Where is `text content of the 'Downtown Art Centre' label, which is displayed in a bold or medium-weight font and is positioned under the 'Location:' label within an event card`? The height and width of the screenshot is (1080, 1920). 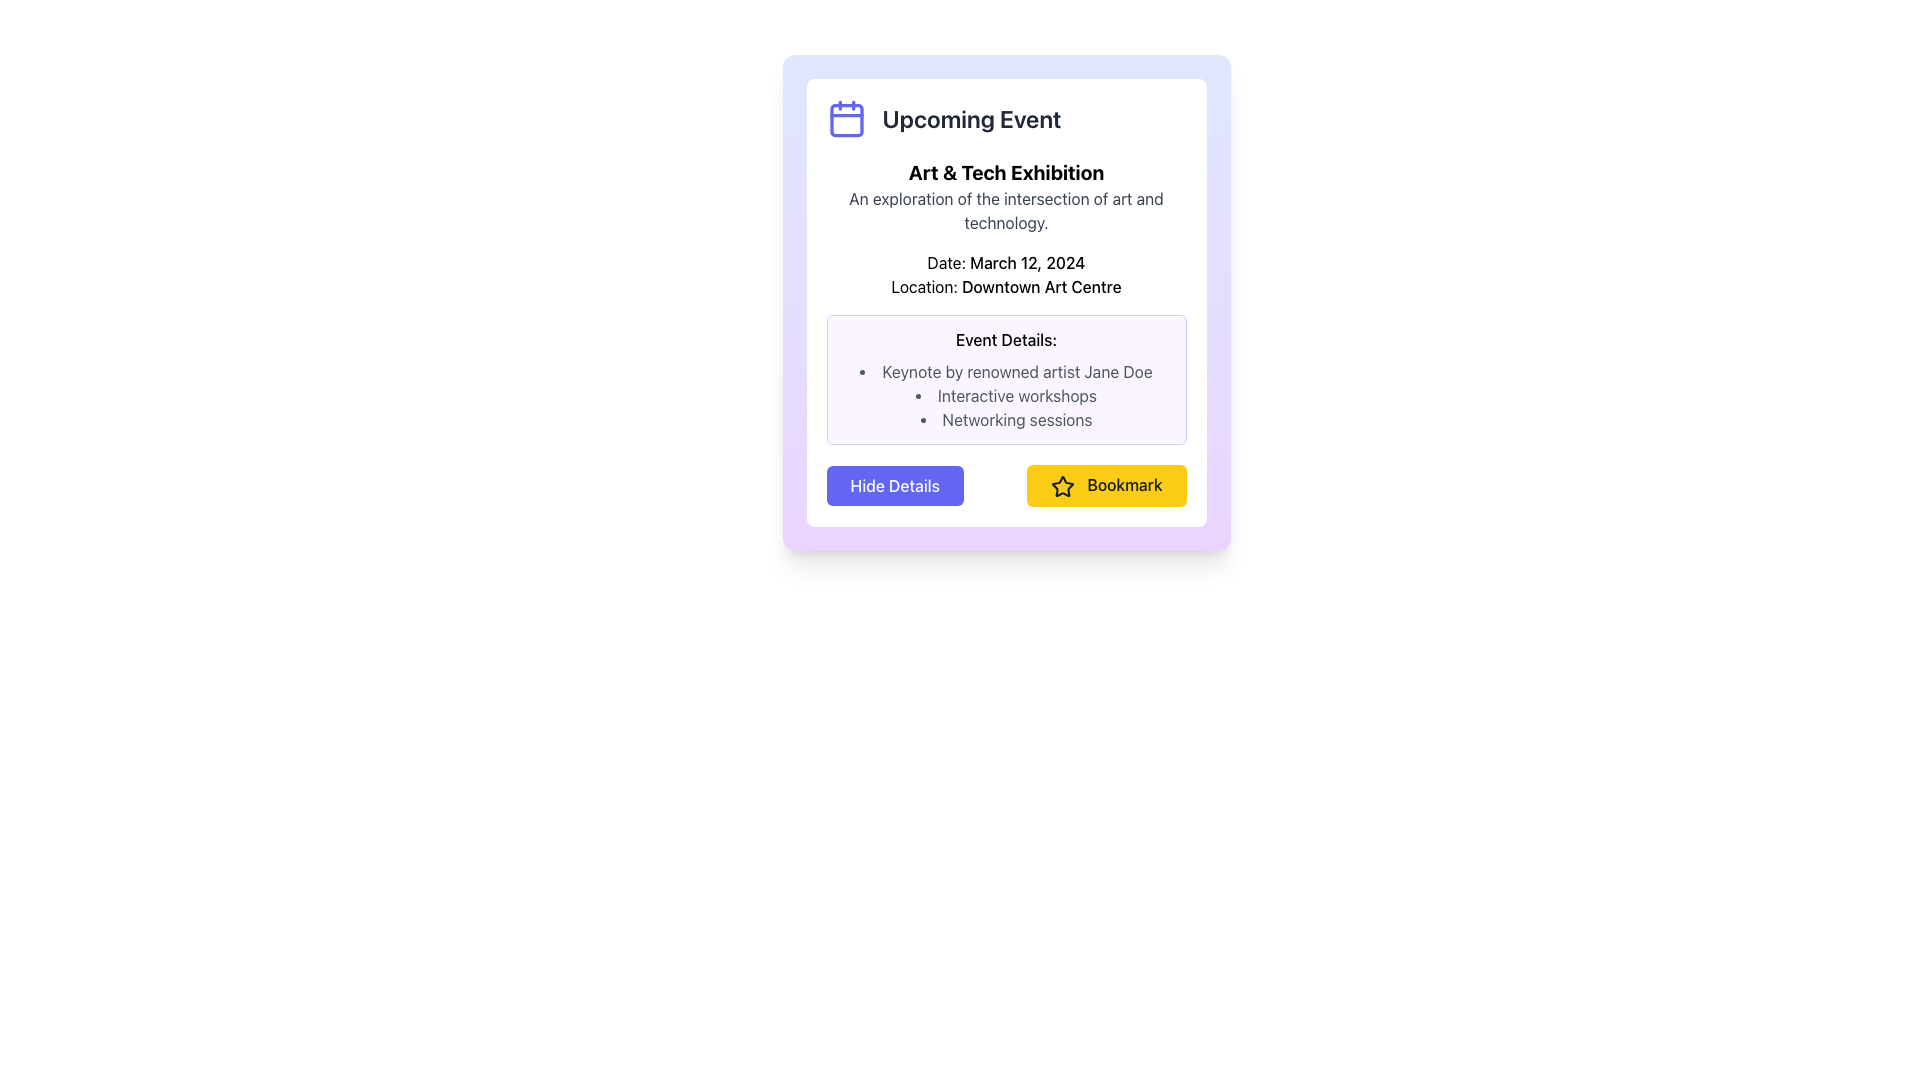 text content of the 'Downtown Art Centre' label, which is displayed in a bold or medium-weight font and is positioned under the 'Location:' label within an event card is located at coordinates (1040, 286).